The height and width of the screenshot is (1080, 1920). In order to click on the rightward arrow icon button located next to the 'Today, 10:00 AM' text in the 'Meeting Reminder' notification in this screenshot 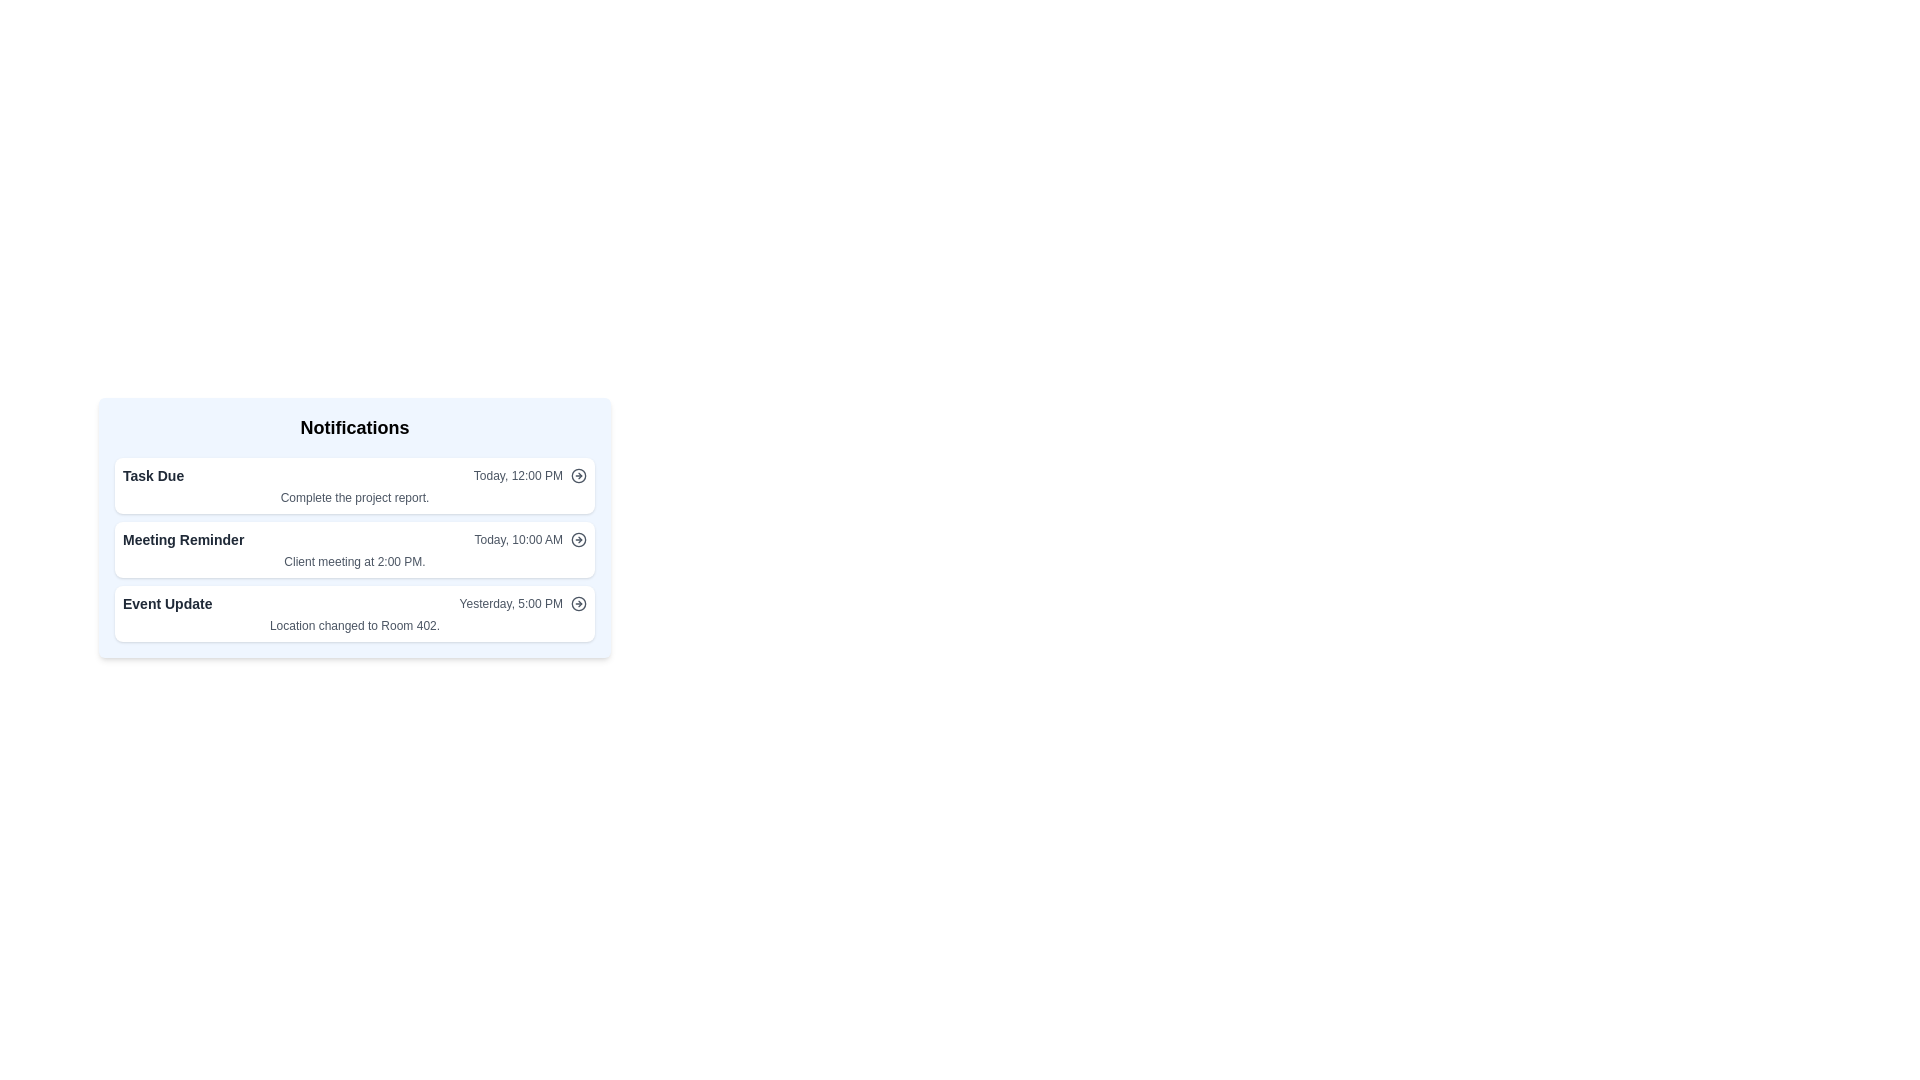, I will do `click(578, 540)`.